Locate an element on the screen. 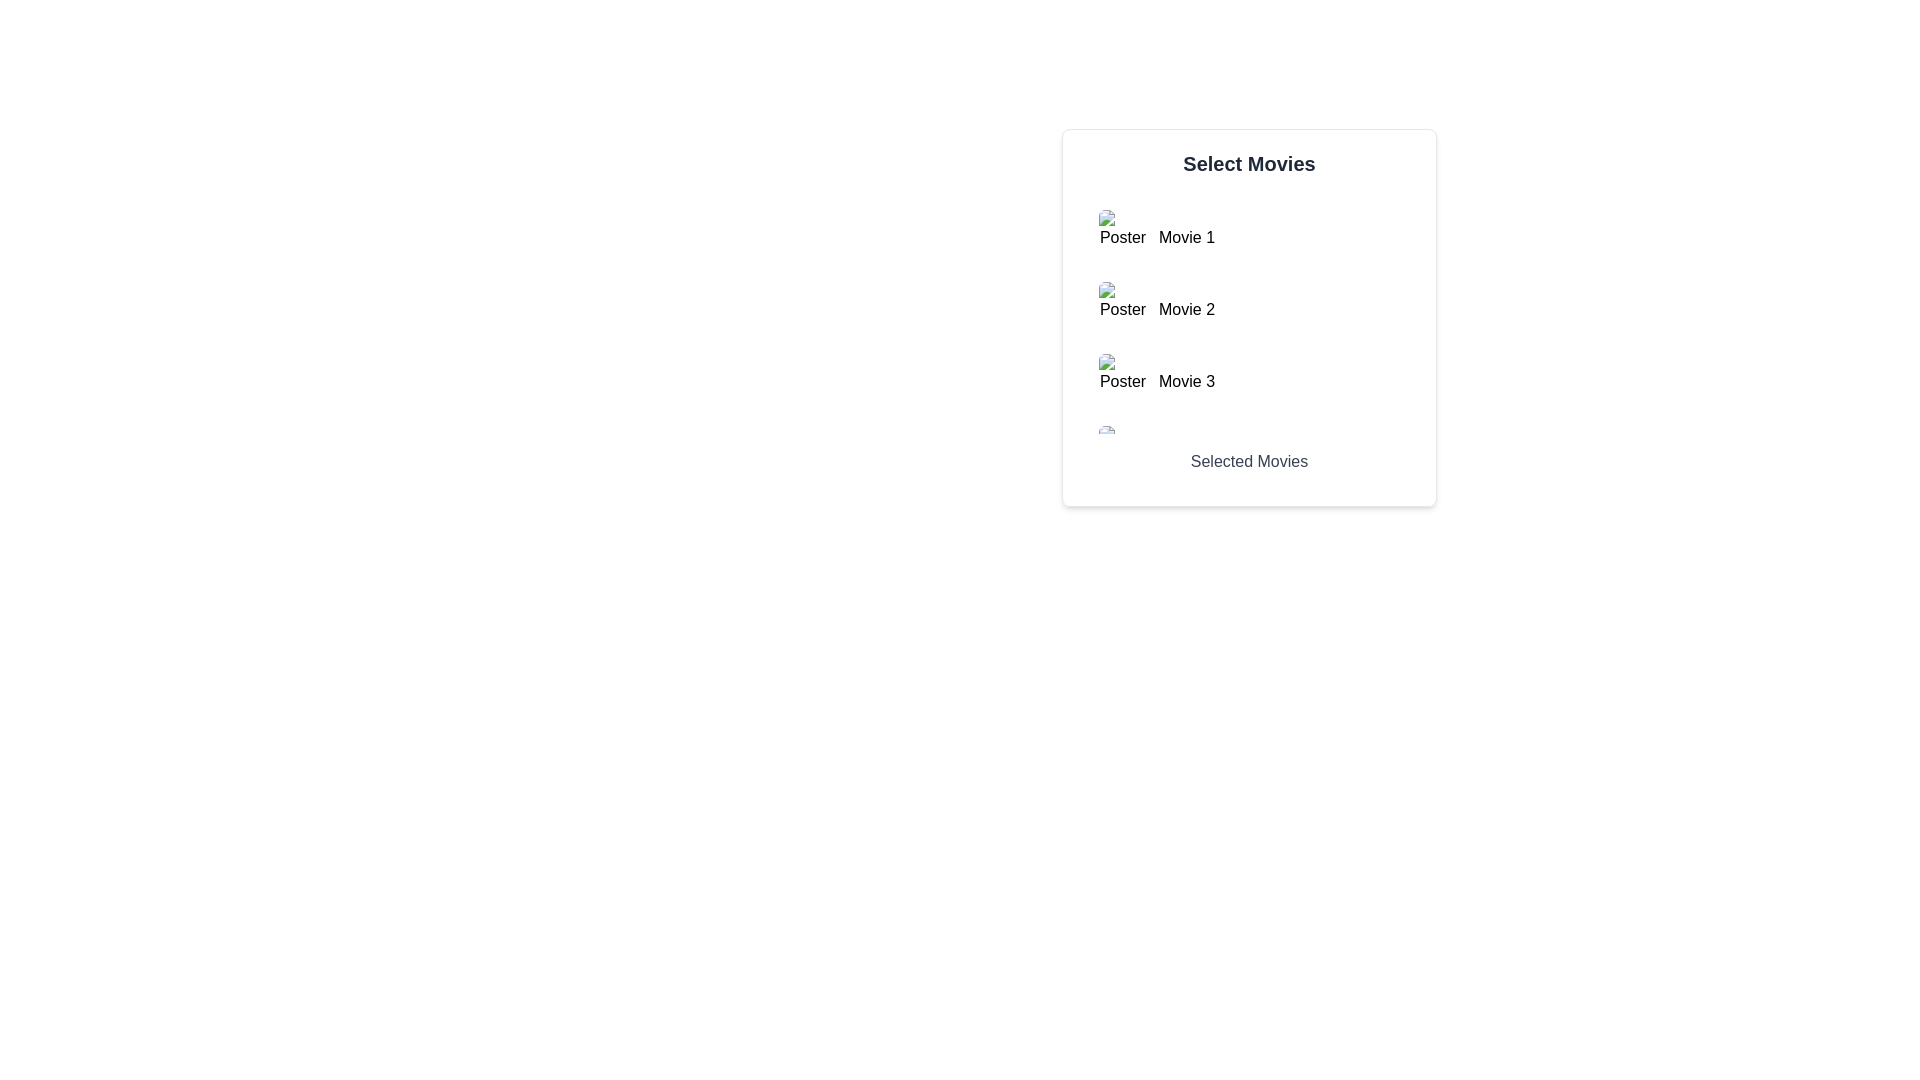  the image placeholder representing the movie poster for 'Movie 3' located in the 'Select Movies' block is located at coordinates (1123, 381).